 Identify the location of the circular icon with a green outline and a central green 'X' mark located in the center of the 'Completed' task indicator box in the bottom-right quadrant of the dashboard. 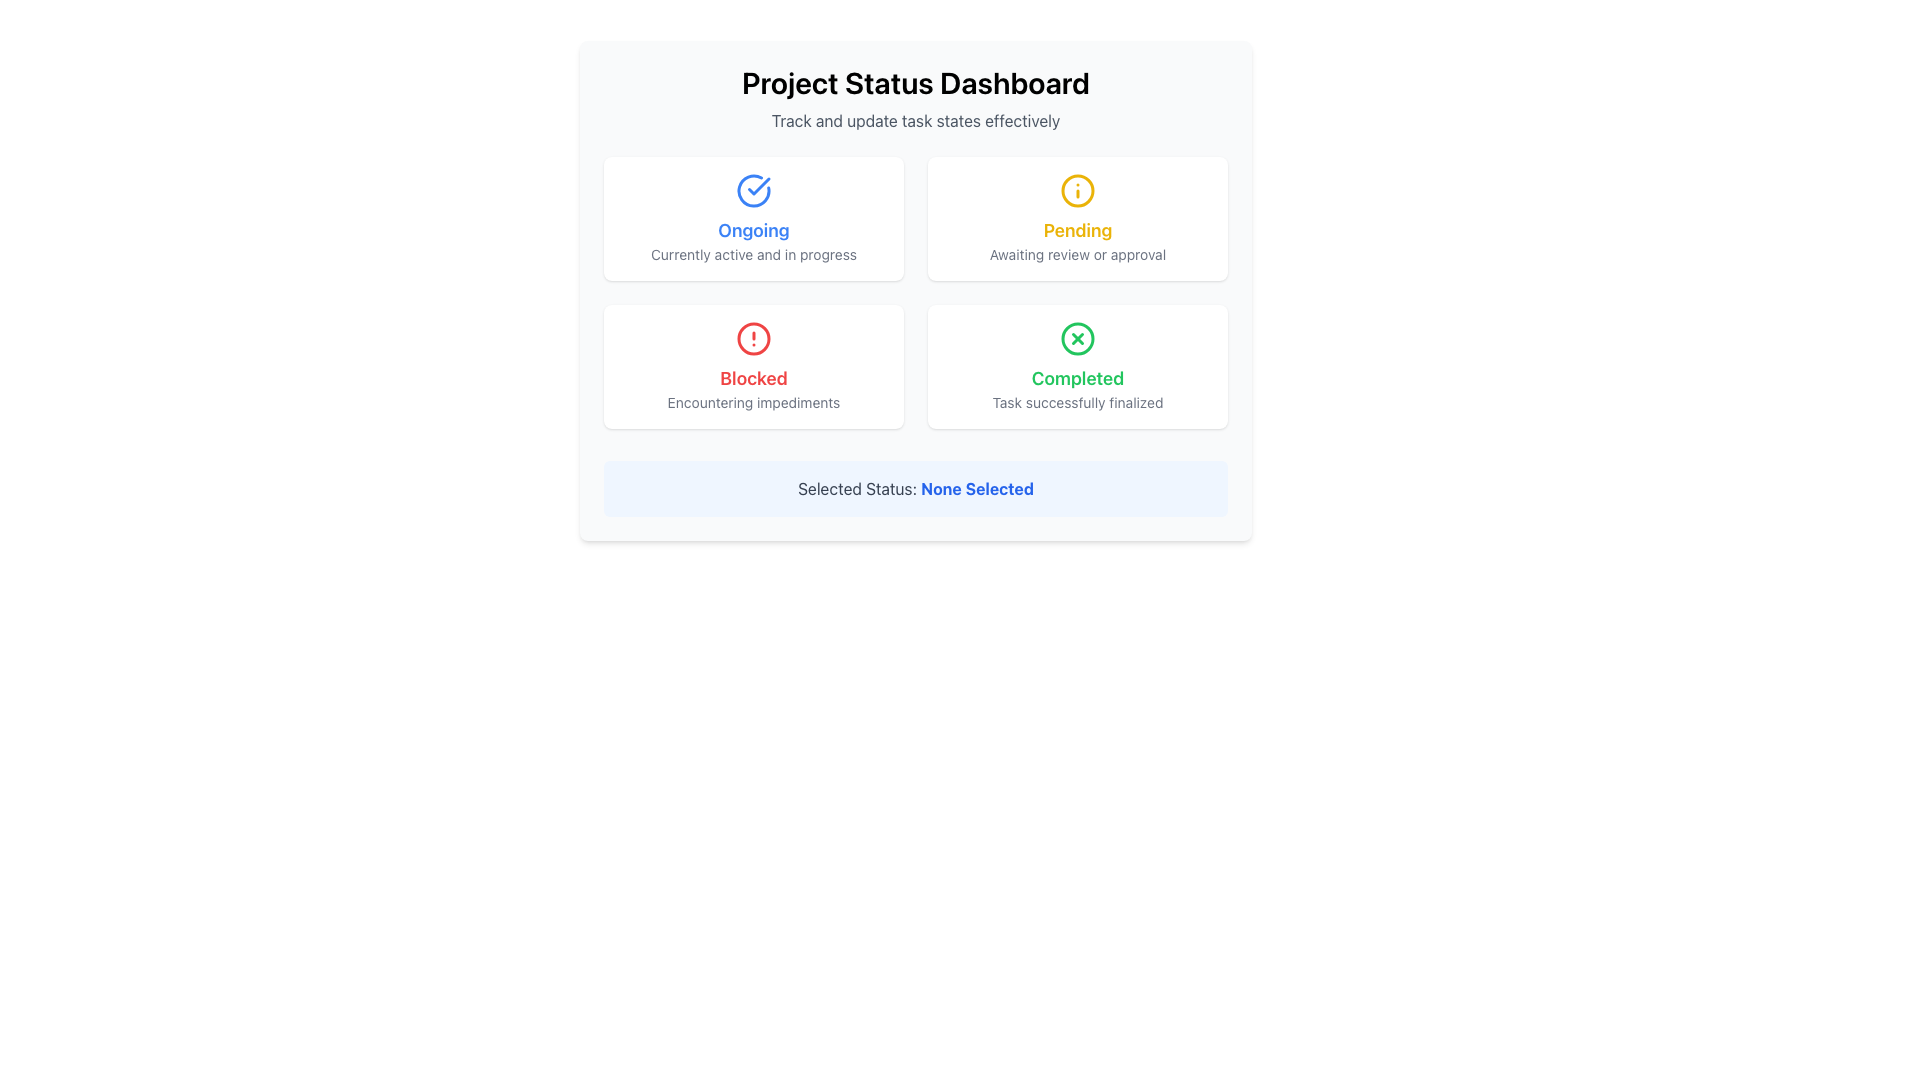
(1077, 338).